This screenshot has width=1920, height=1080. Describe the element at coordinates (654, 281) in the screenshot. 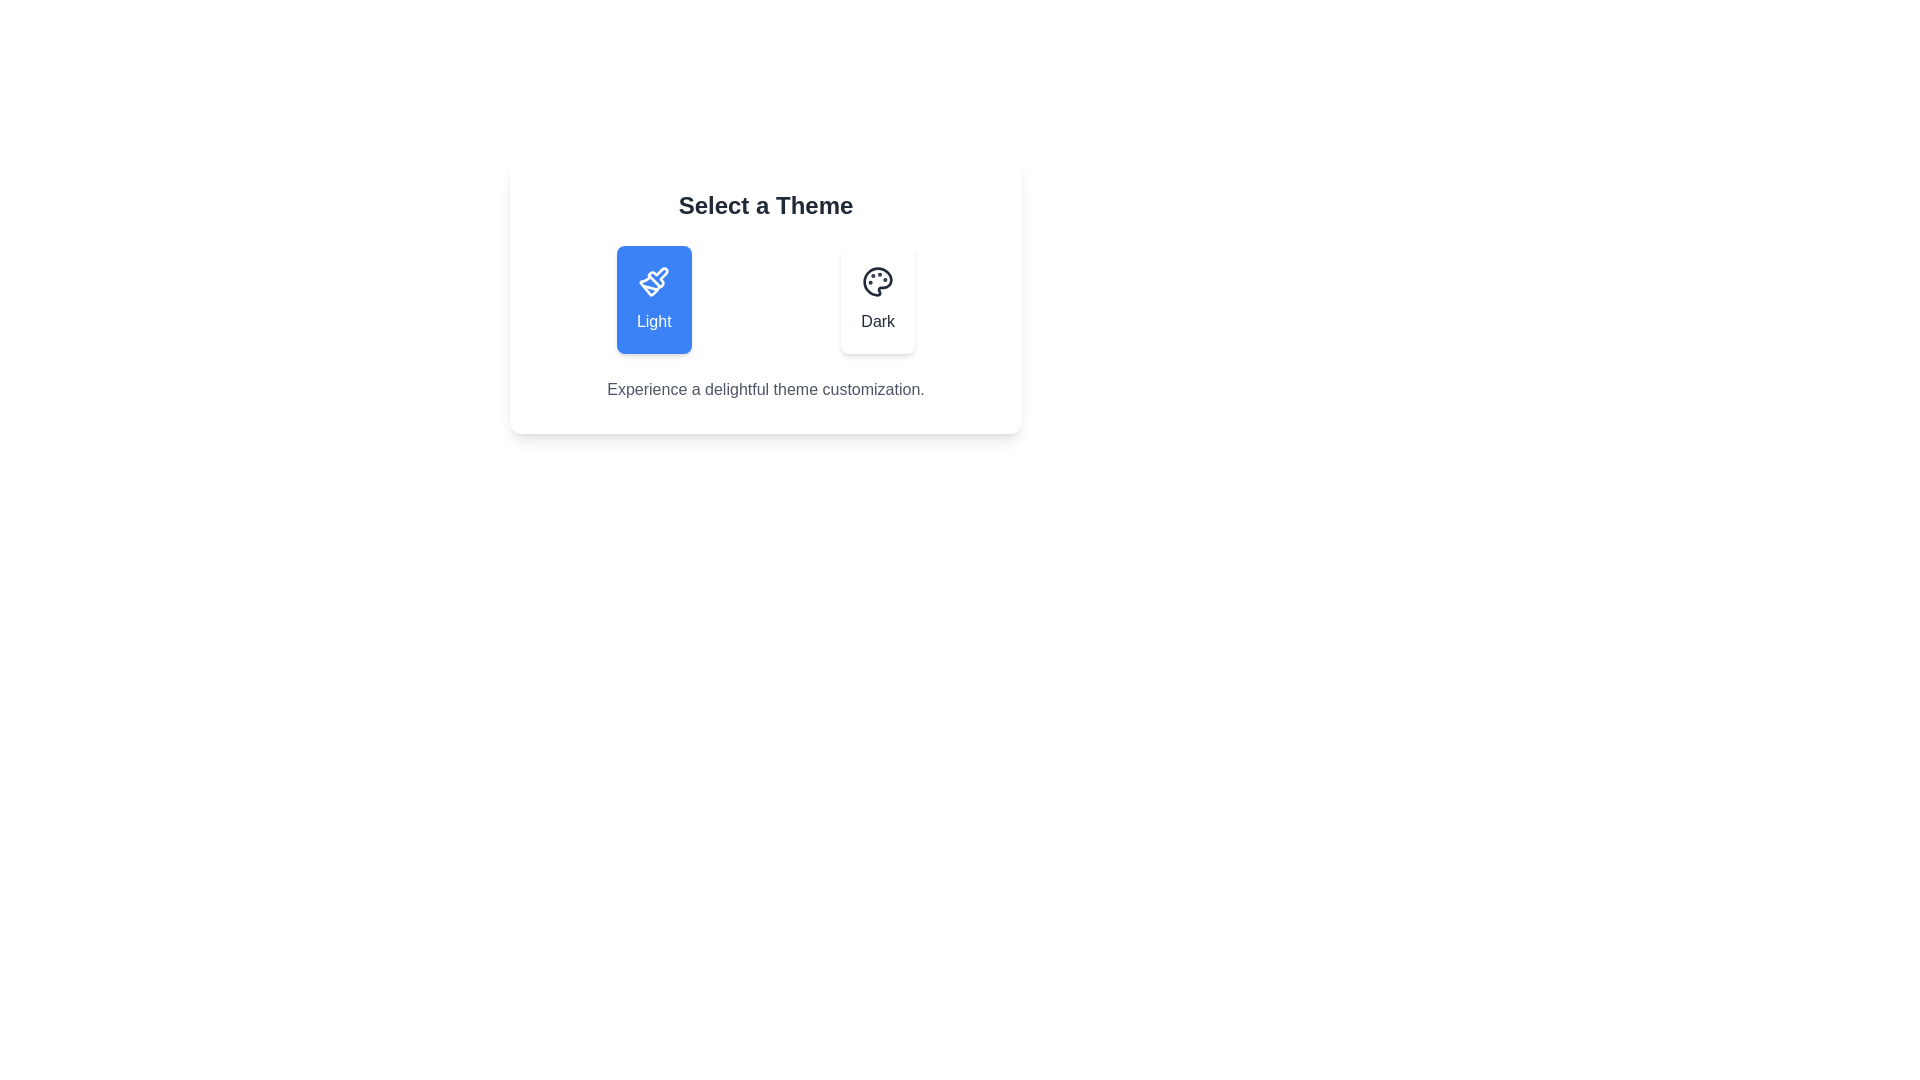

I see `the theme icon for Light theme` at that location.